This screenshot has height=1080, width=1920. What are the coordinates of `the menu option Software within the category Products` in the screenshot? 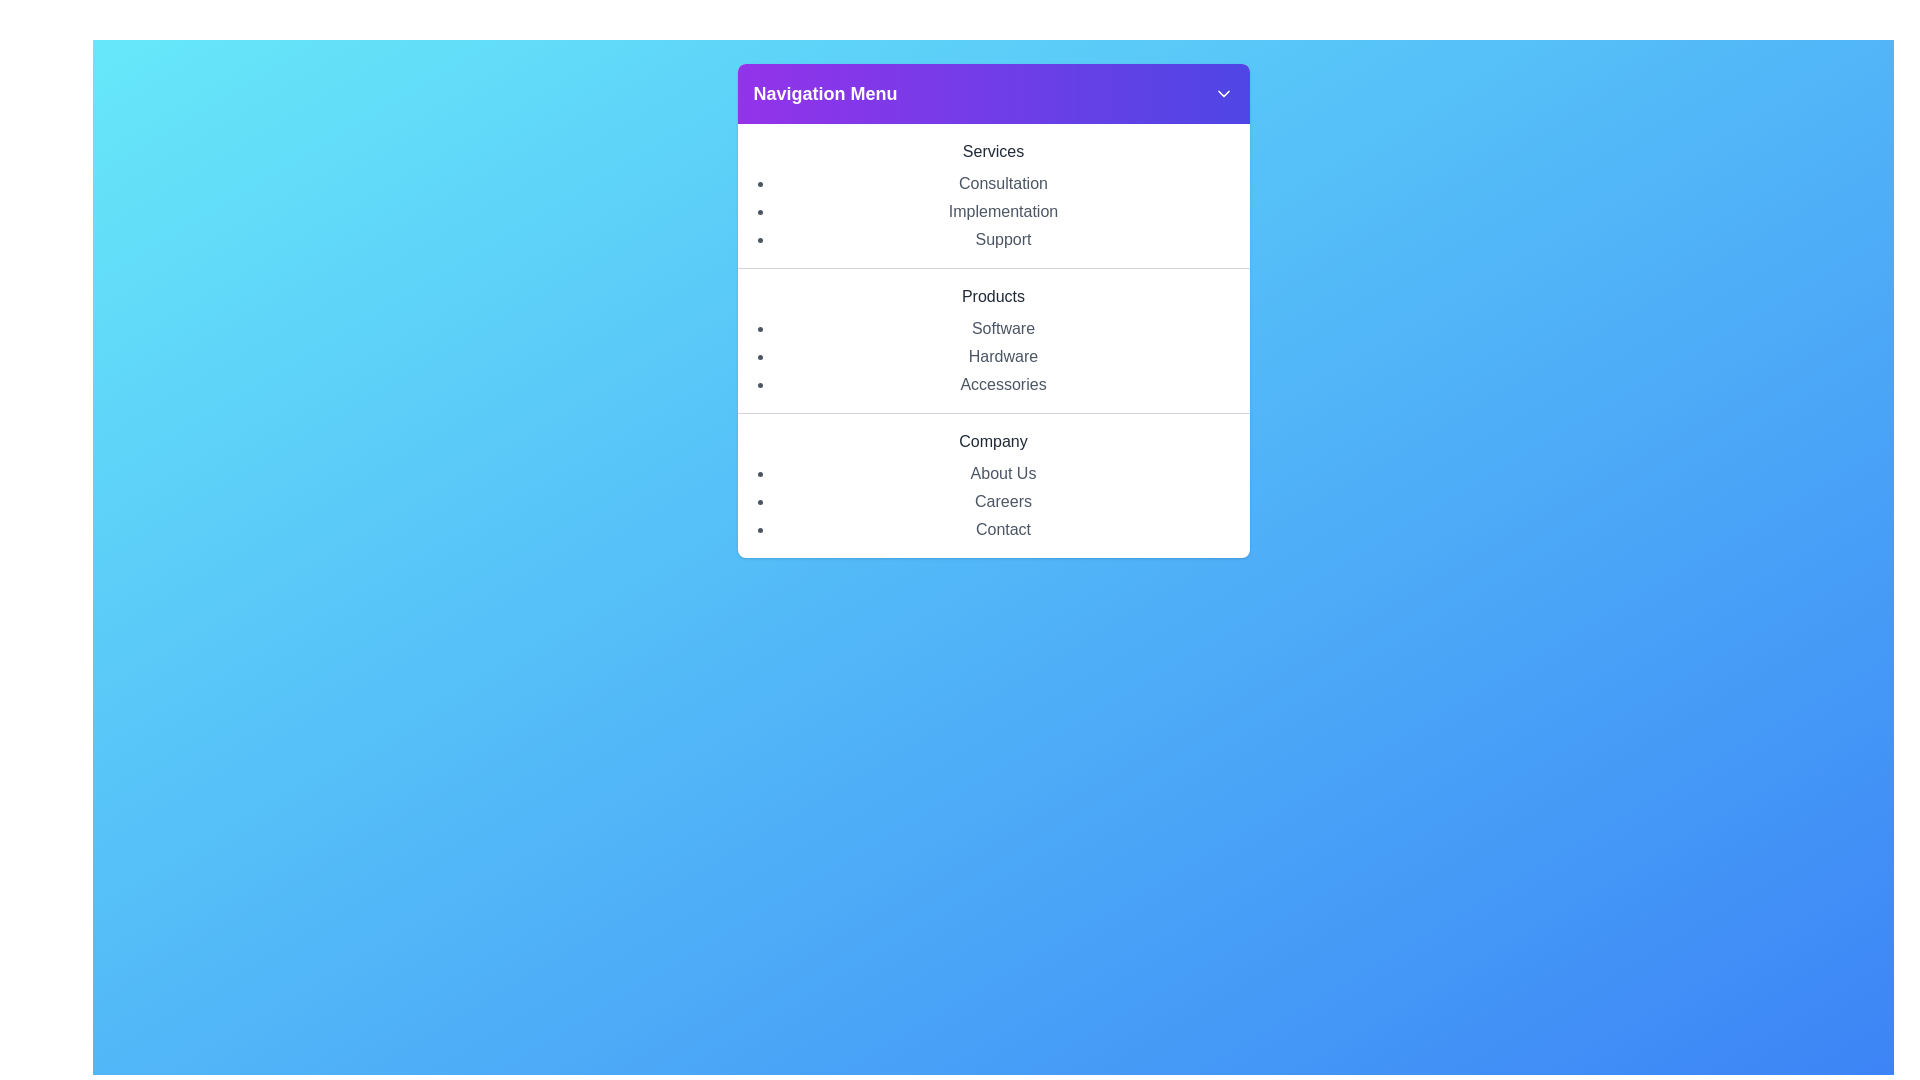 It's located at (1003, 327).